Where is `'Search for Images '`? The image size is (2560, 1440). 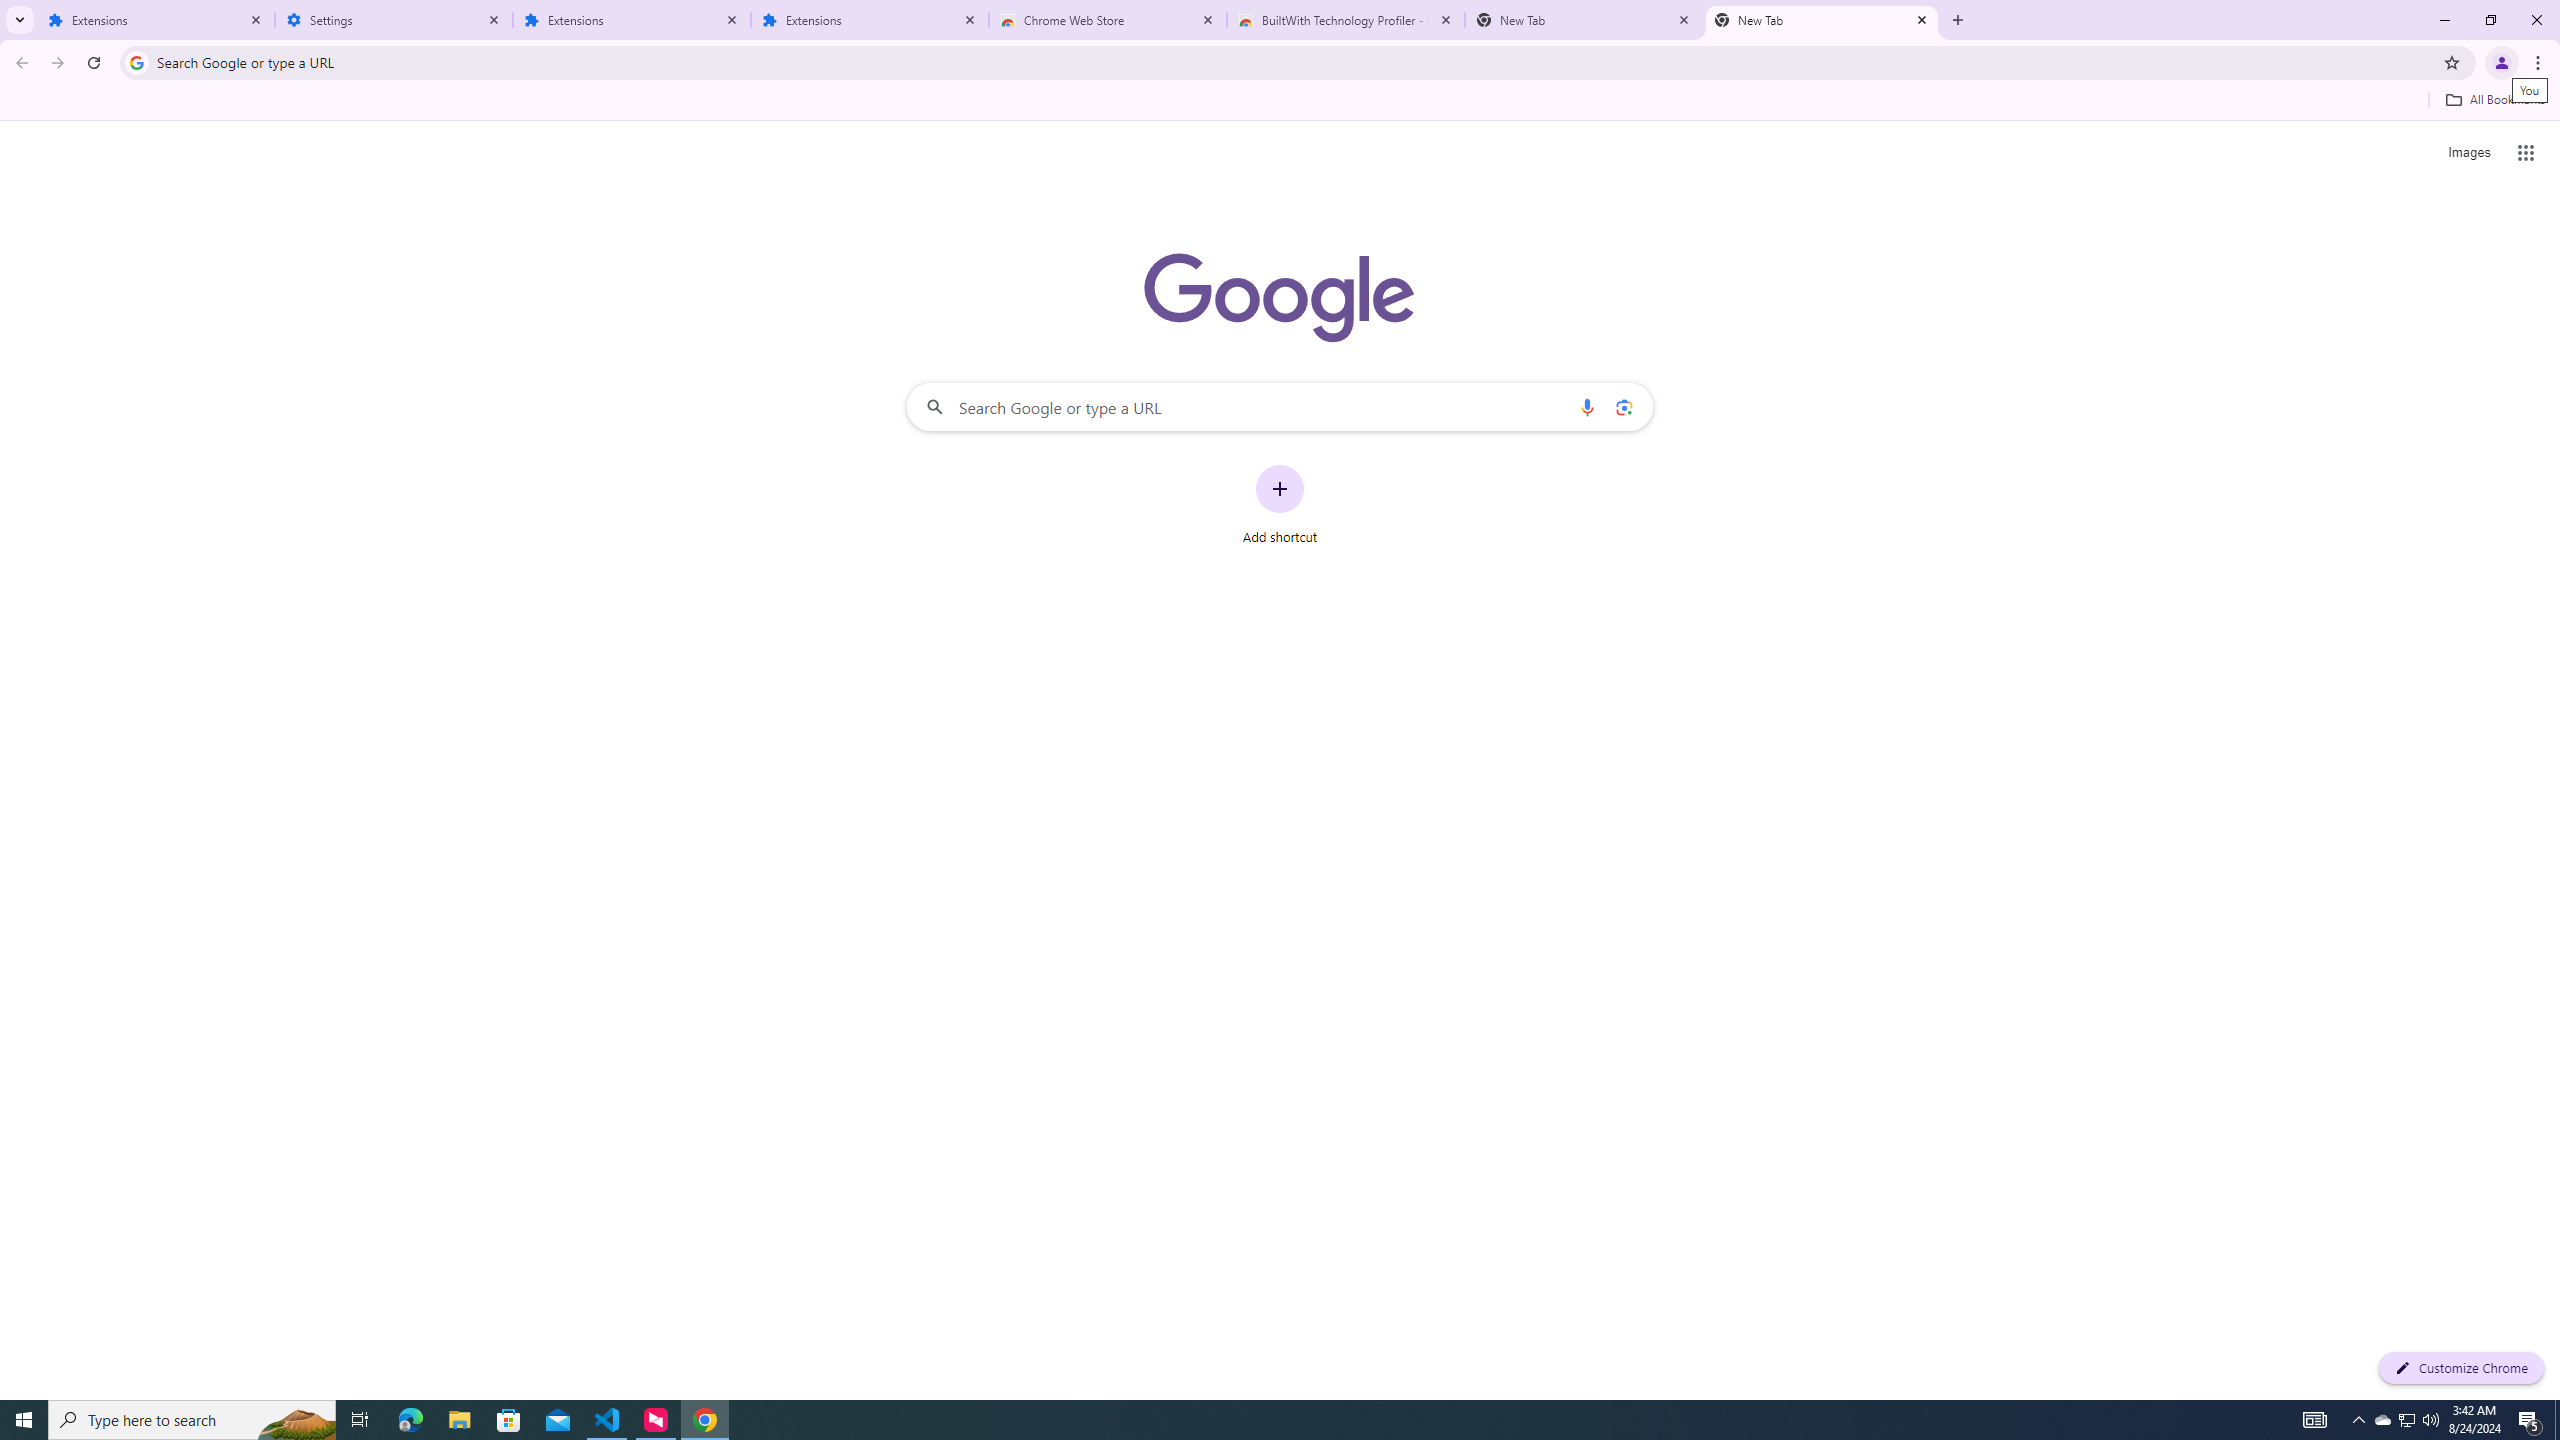
'Search for Images ' is located at coordinates (2469, 153).